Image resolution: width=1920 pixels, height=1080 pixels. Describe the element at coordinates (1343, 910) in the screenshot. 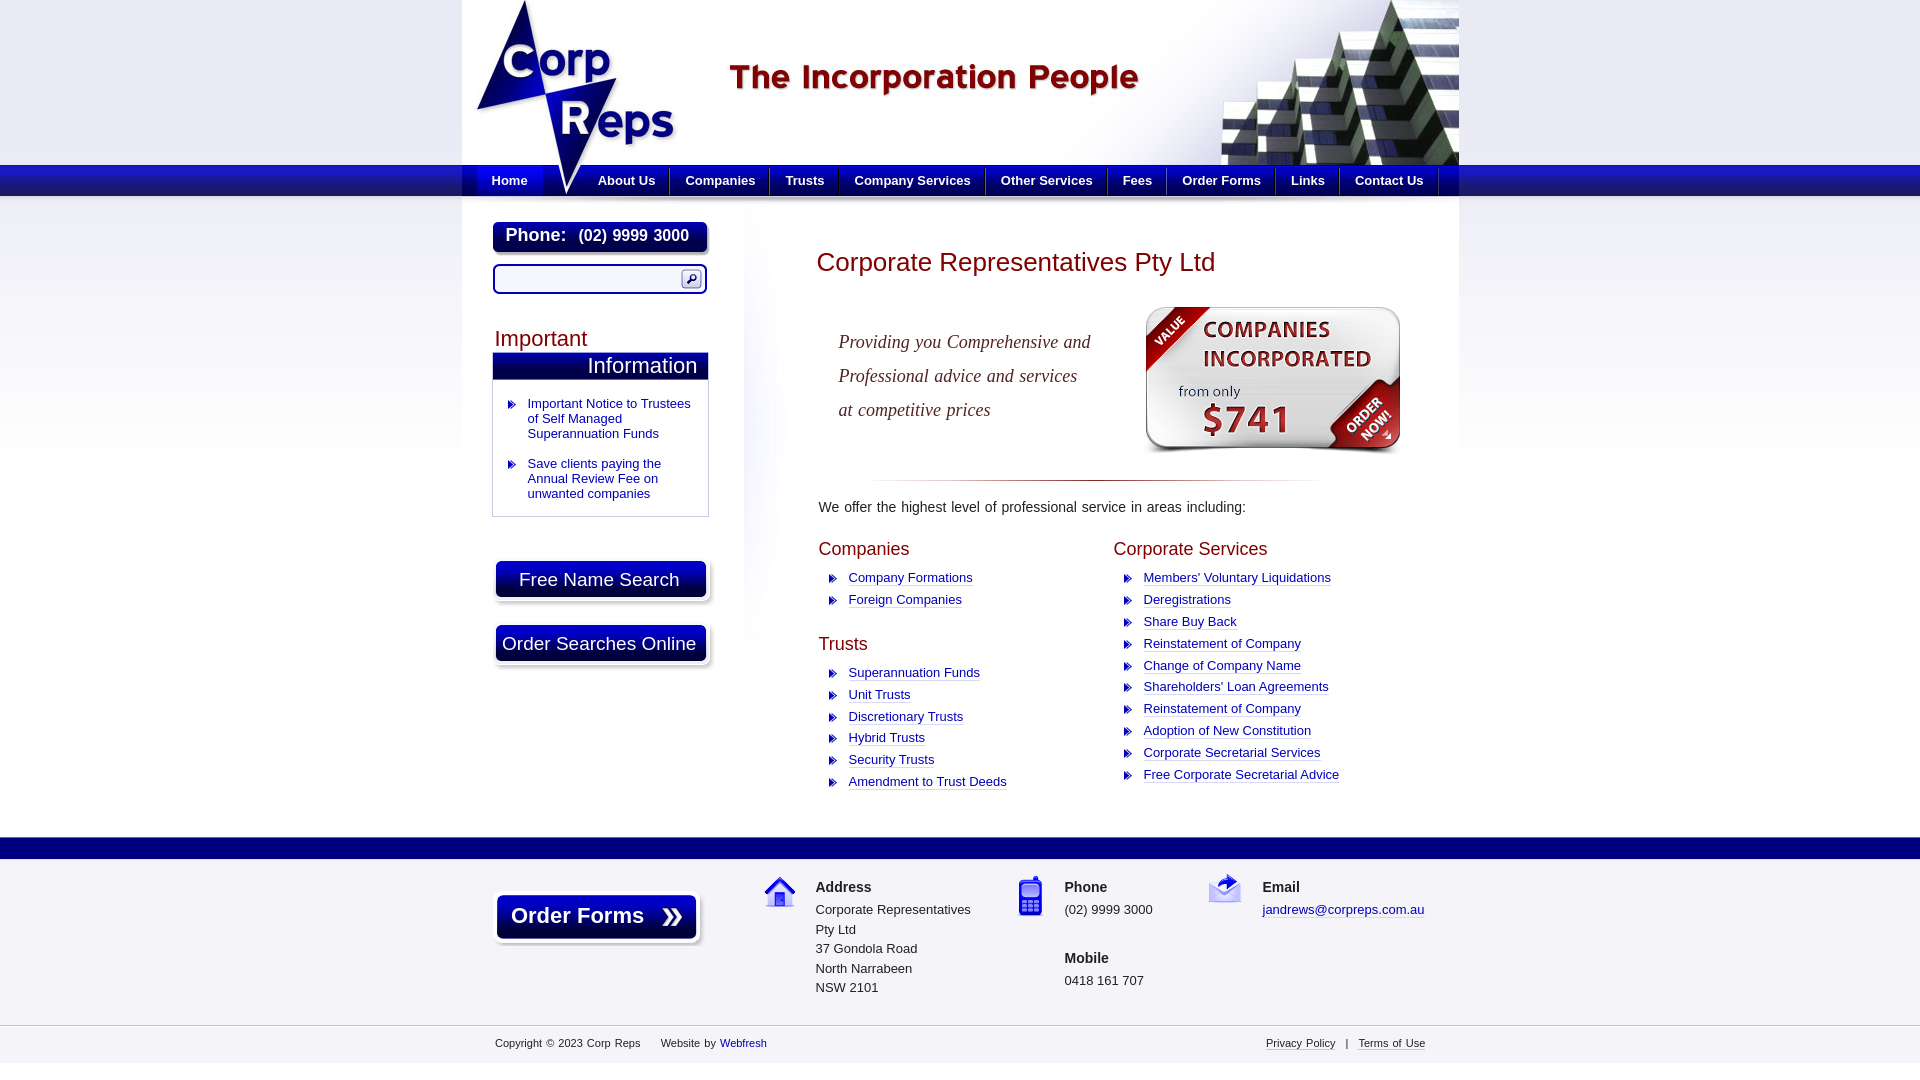

I see `'jandrews@corpreps.com.au'` at that location.